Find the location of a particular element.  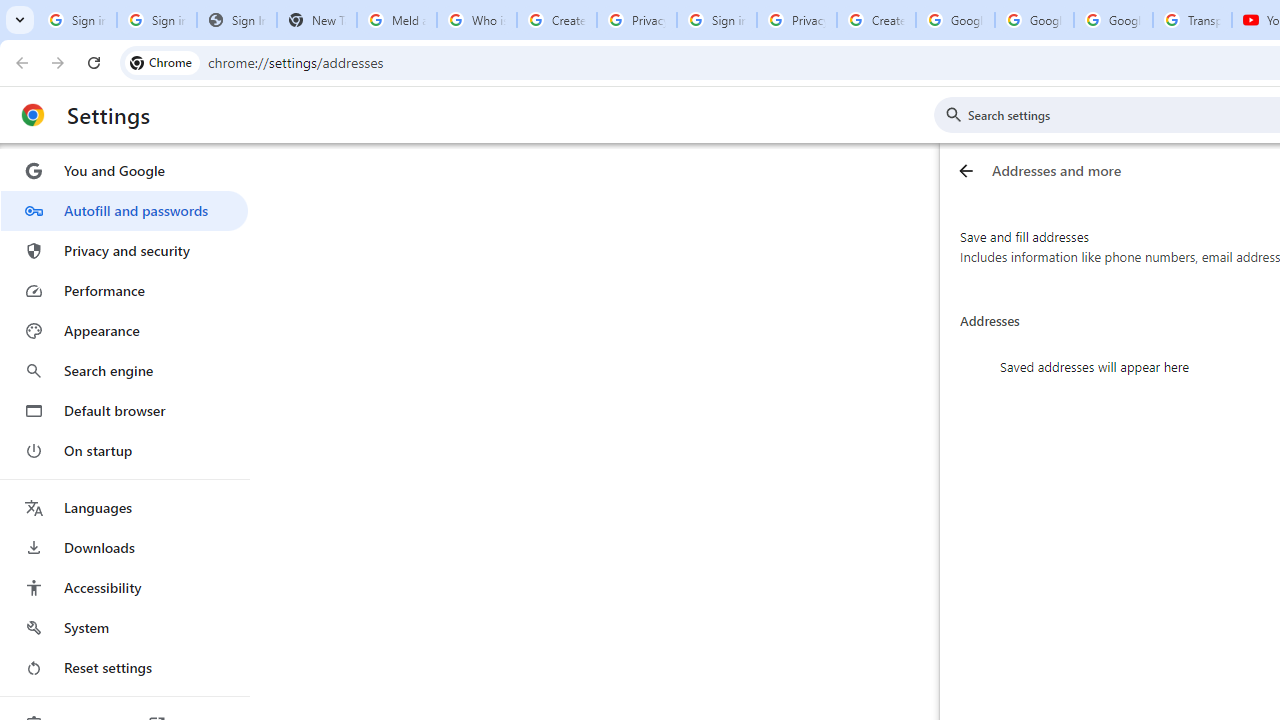

'On startup' is located at coordinates (123, 451).